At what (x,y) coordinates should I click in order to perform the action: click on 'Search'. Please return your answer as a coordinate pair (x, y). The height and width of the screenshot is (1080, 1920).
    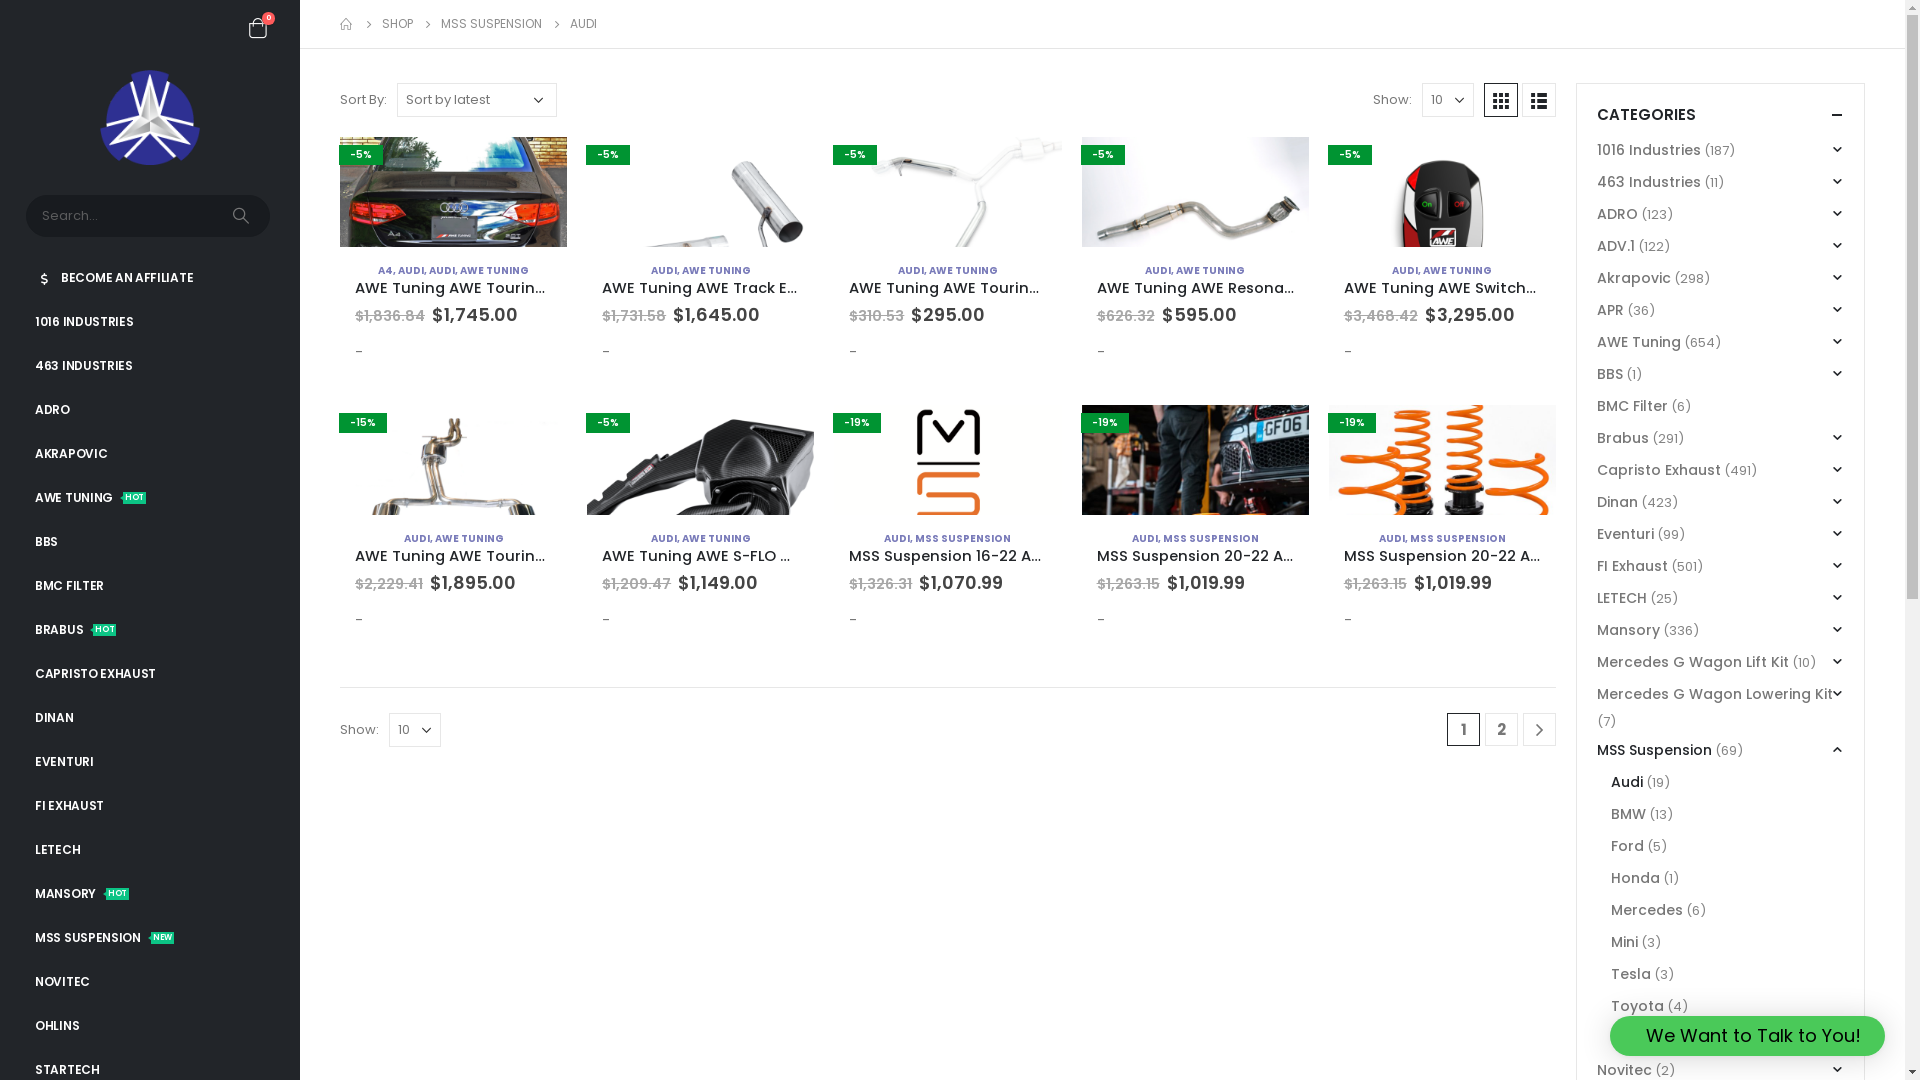
    Looking at the image, I should click on (242, 216).